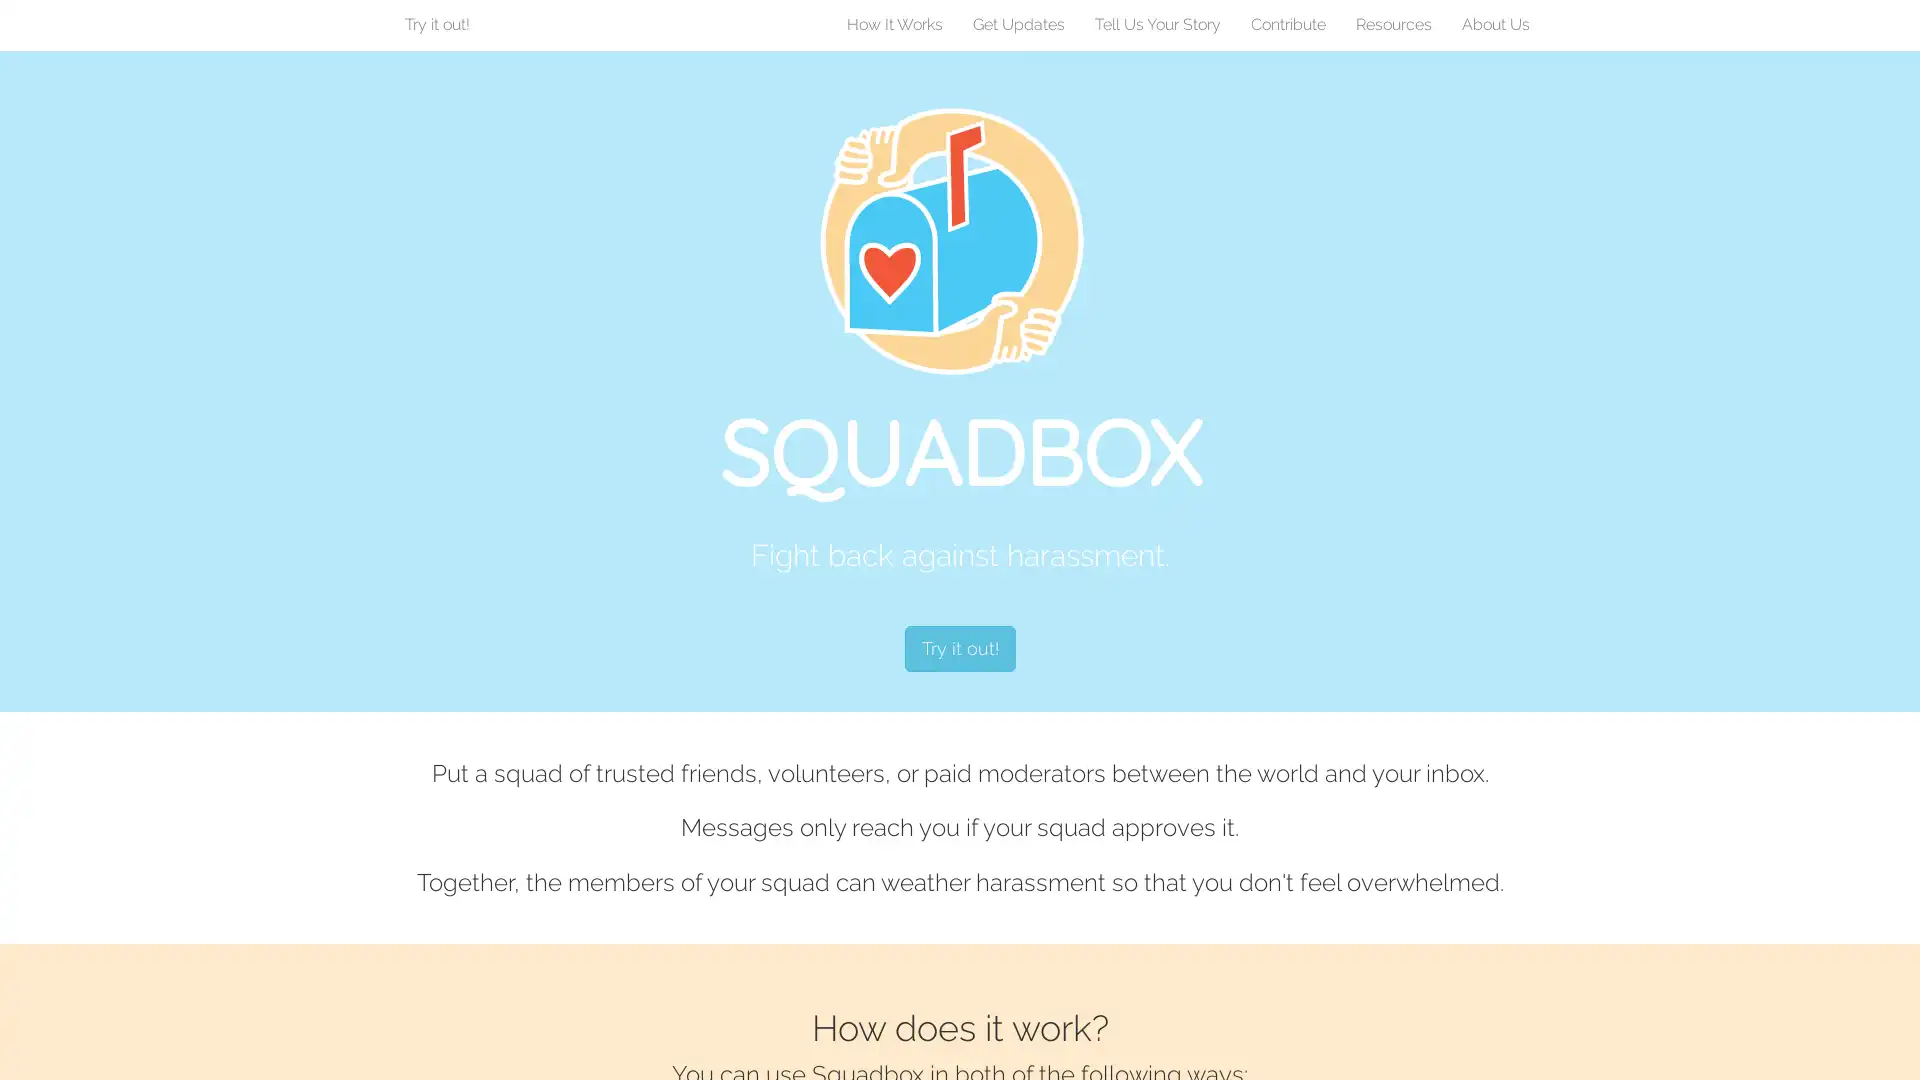  What do you see at coordinates (958, 648) in the screenshot?
I see `Try it out!` at bounding box center [958, 648].